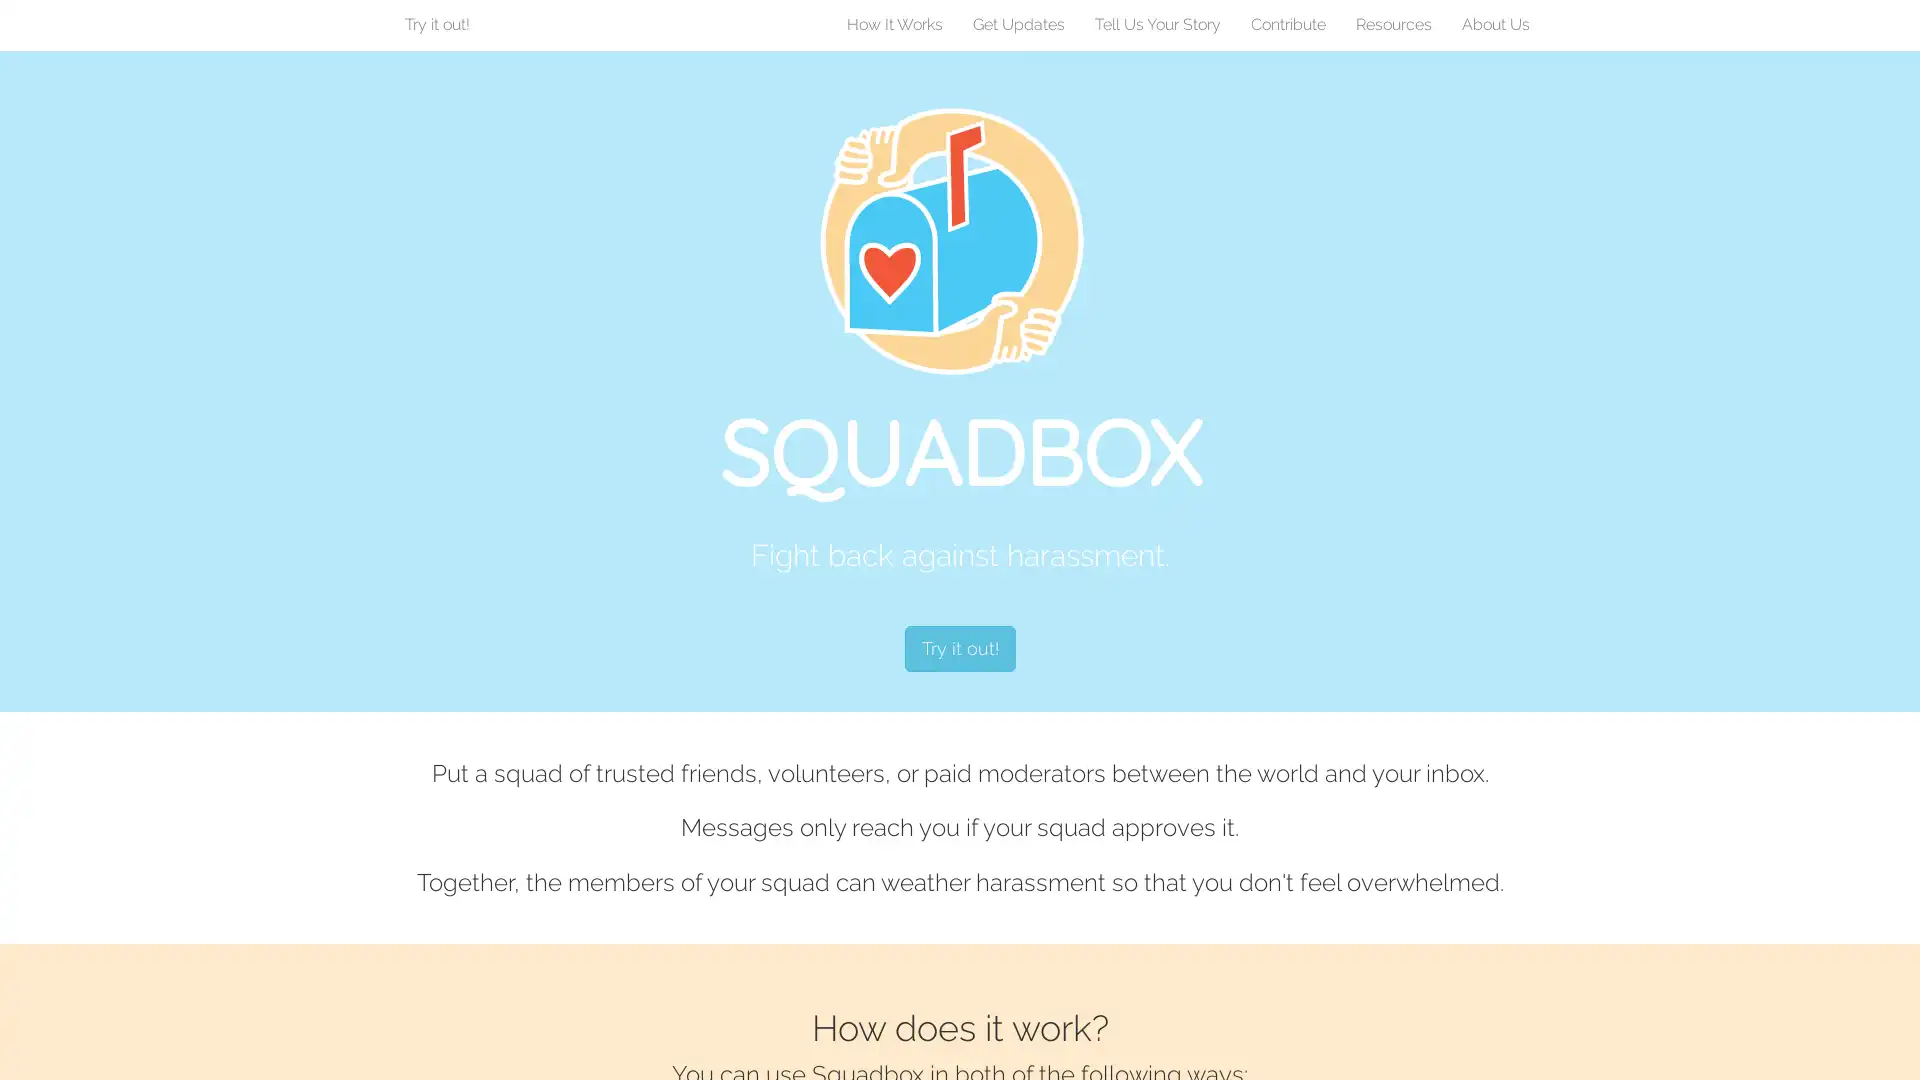  What do you see at coordinates (958, 648) in the screenshot?
I see `Try it out!` at bounding box center [958, 648].